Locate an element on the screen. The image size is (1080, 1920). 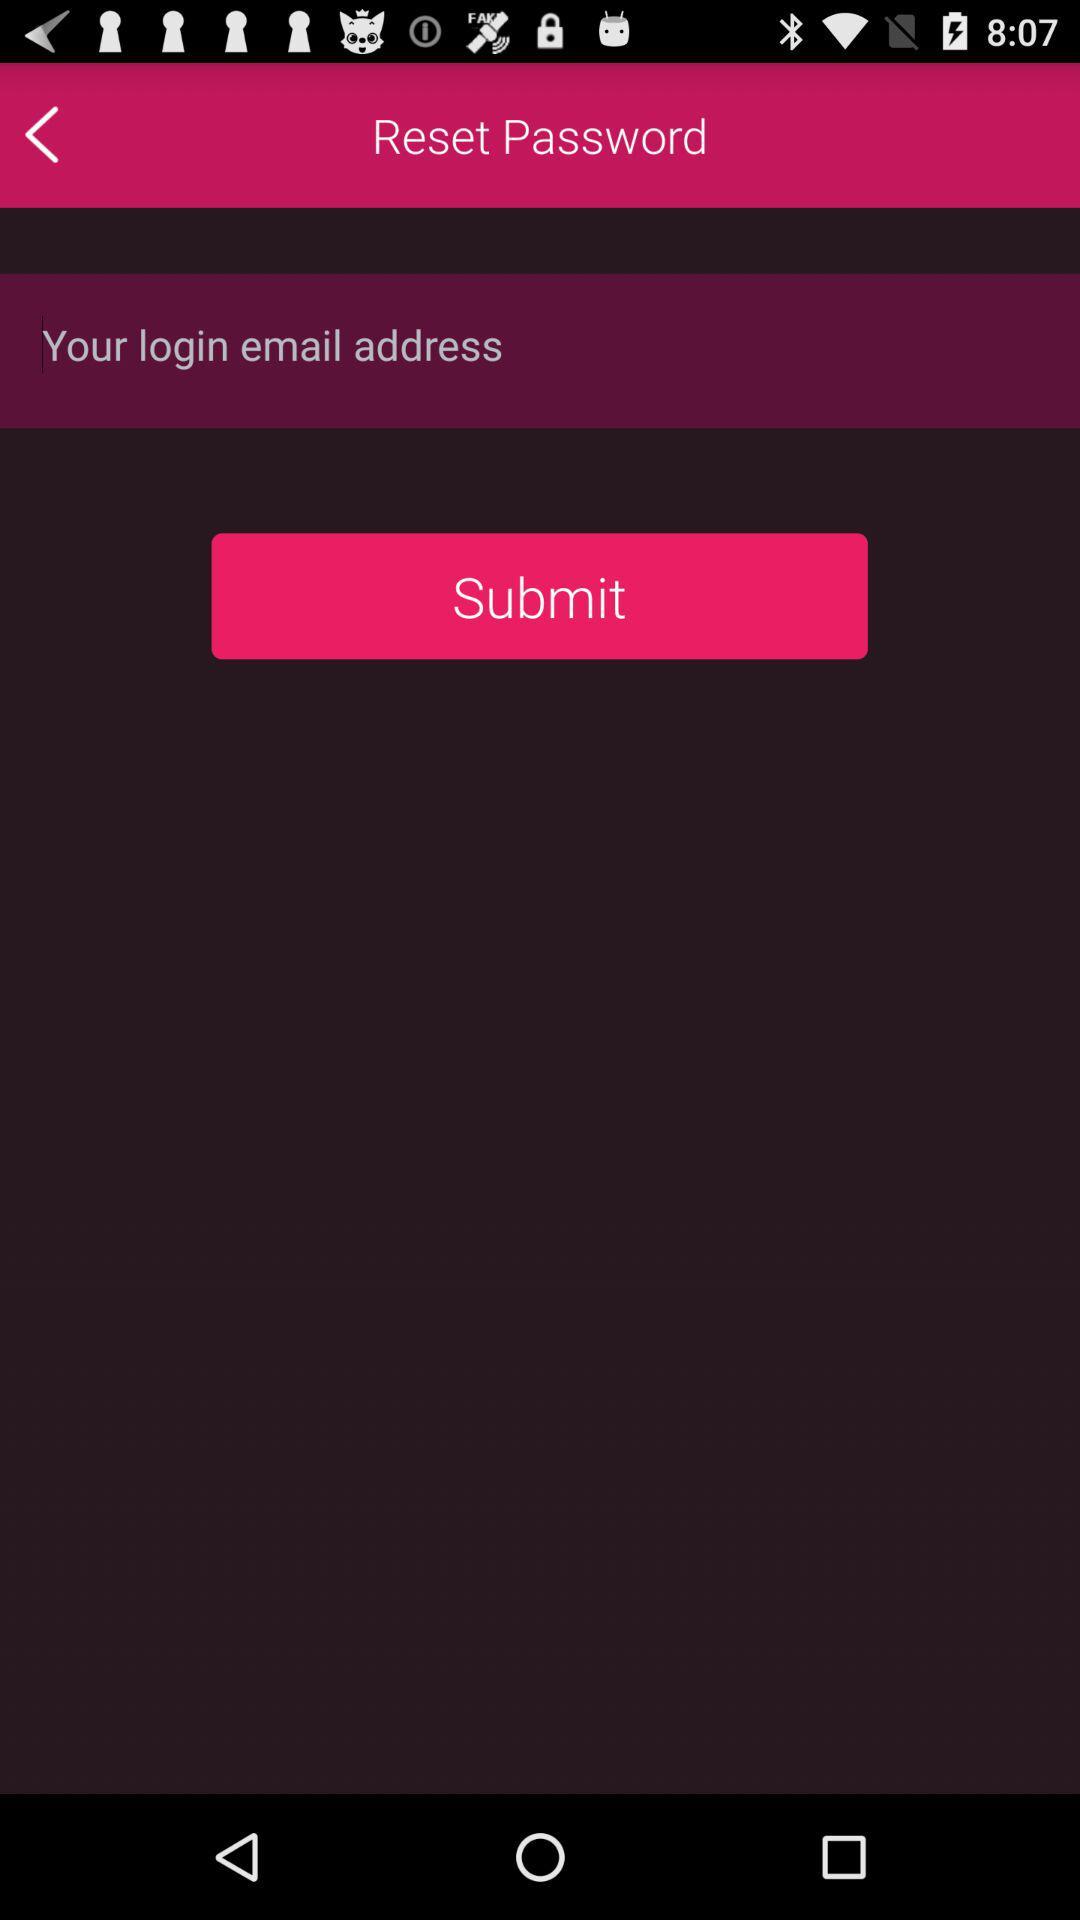
email address is located at coordinates (540, 349).